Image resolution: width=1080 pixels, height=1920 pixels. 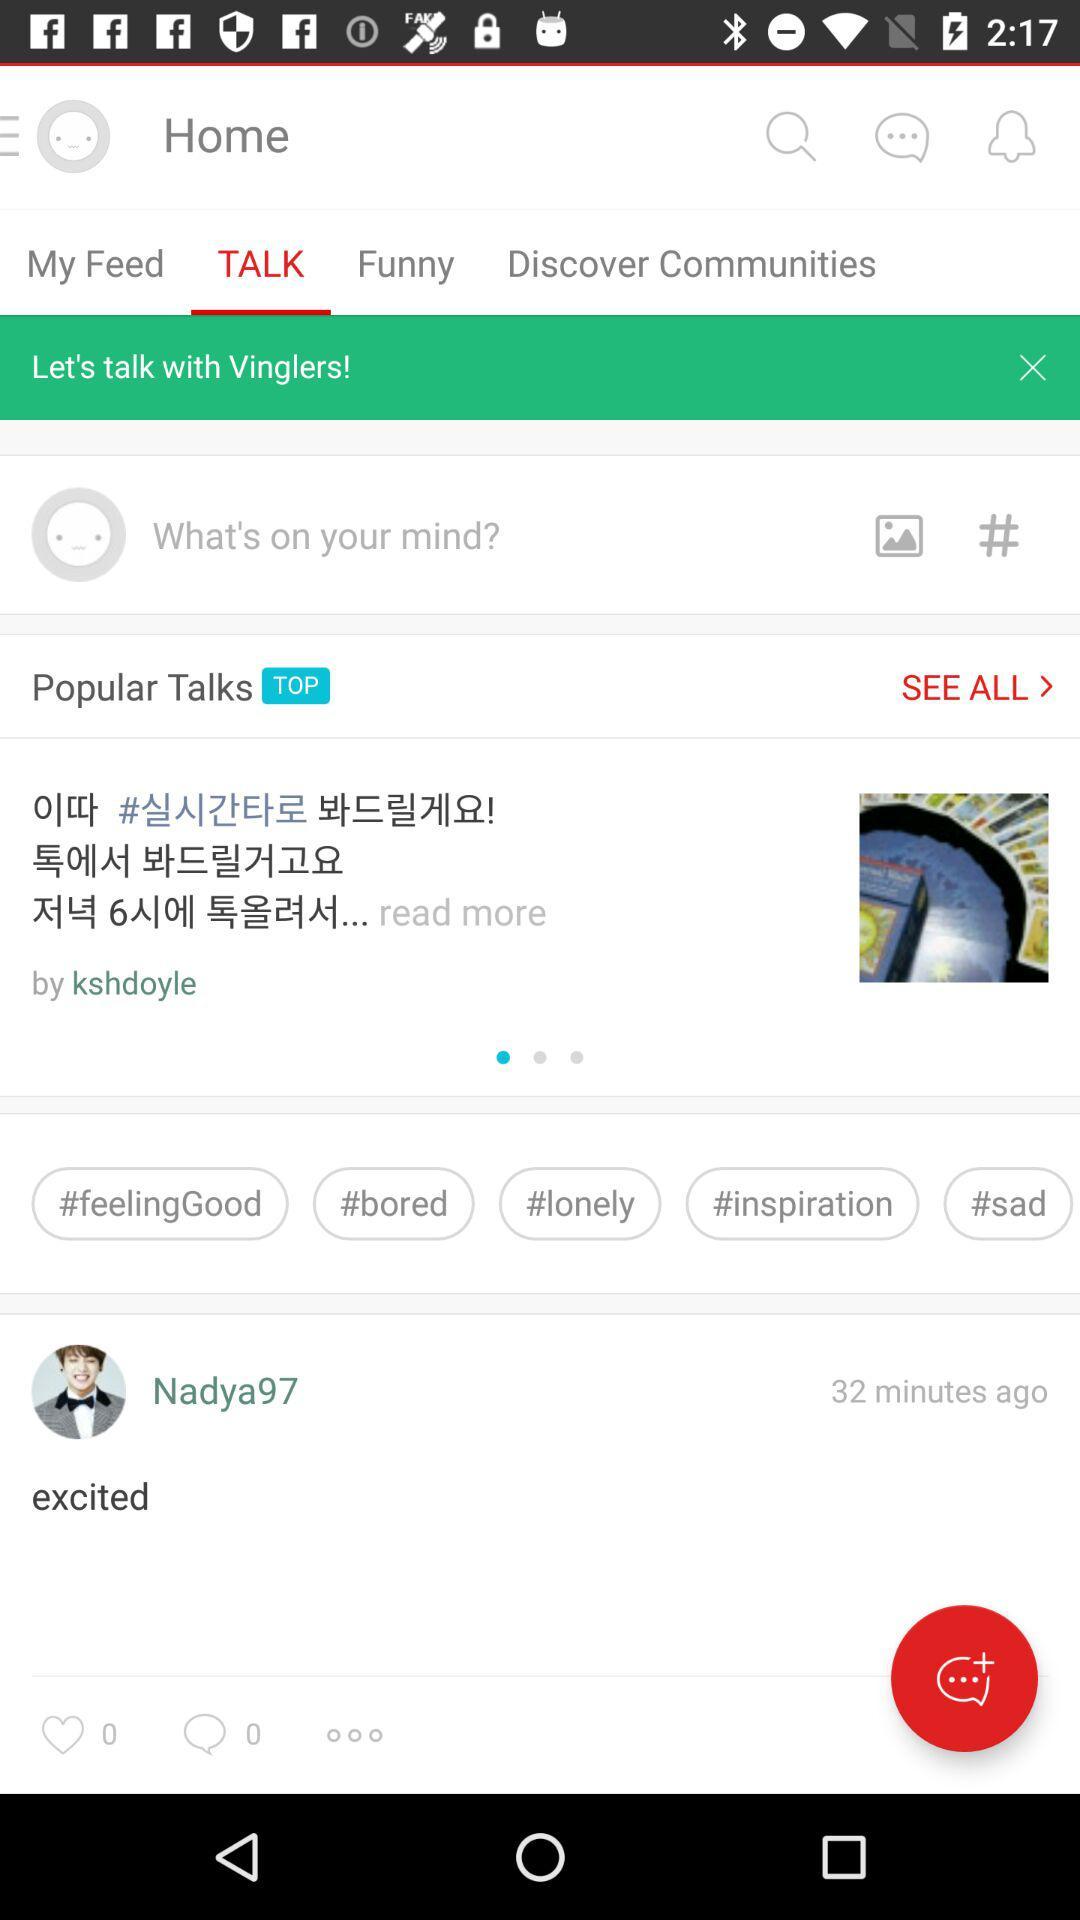 What do you see at coordinates (1008, 1202) in the screenshot?
I see `#sad icon` at bounding box center [1008, 1202].